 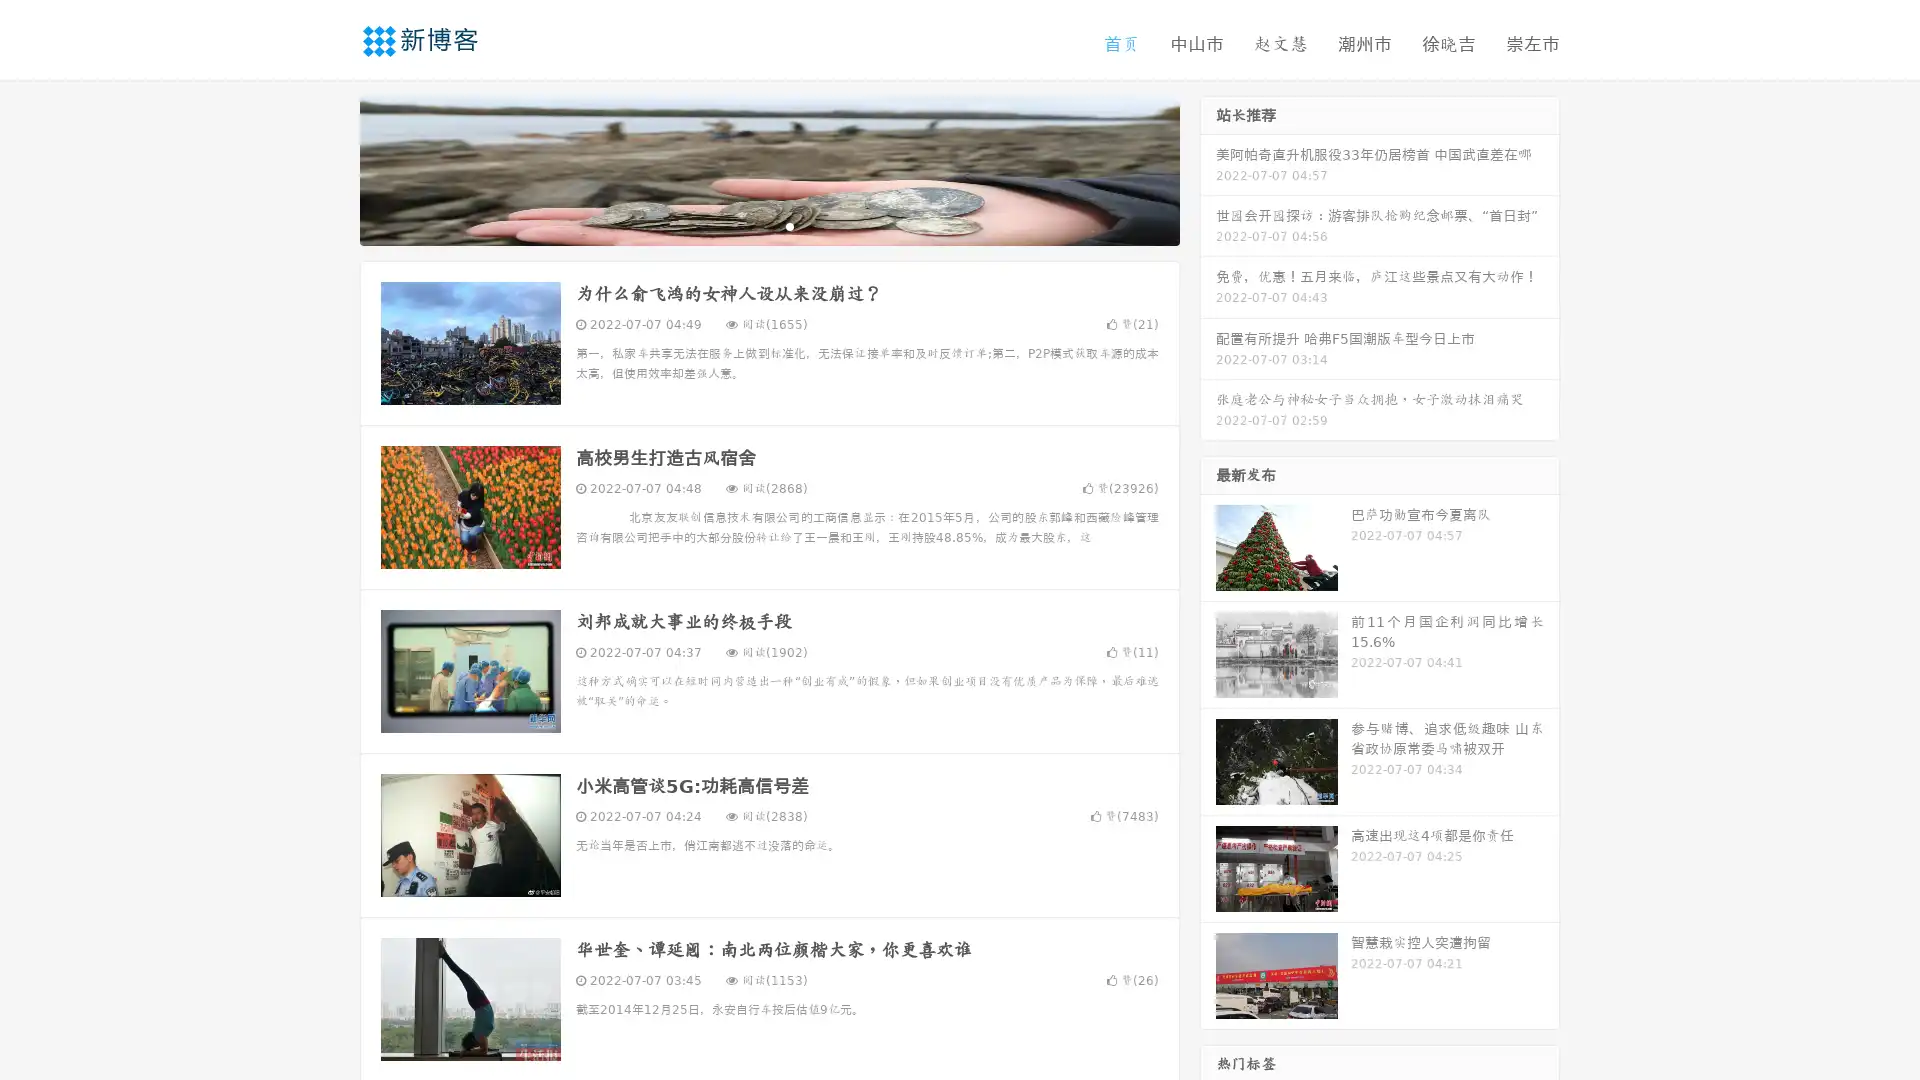 I want to click on Next slide, so click(x=1208, y=168).